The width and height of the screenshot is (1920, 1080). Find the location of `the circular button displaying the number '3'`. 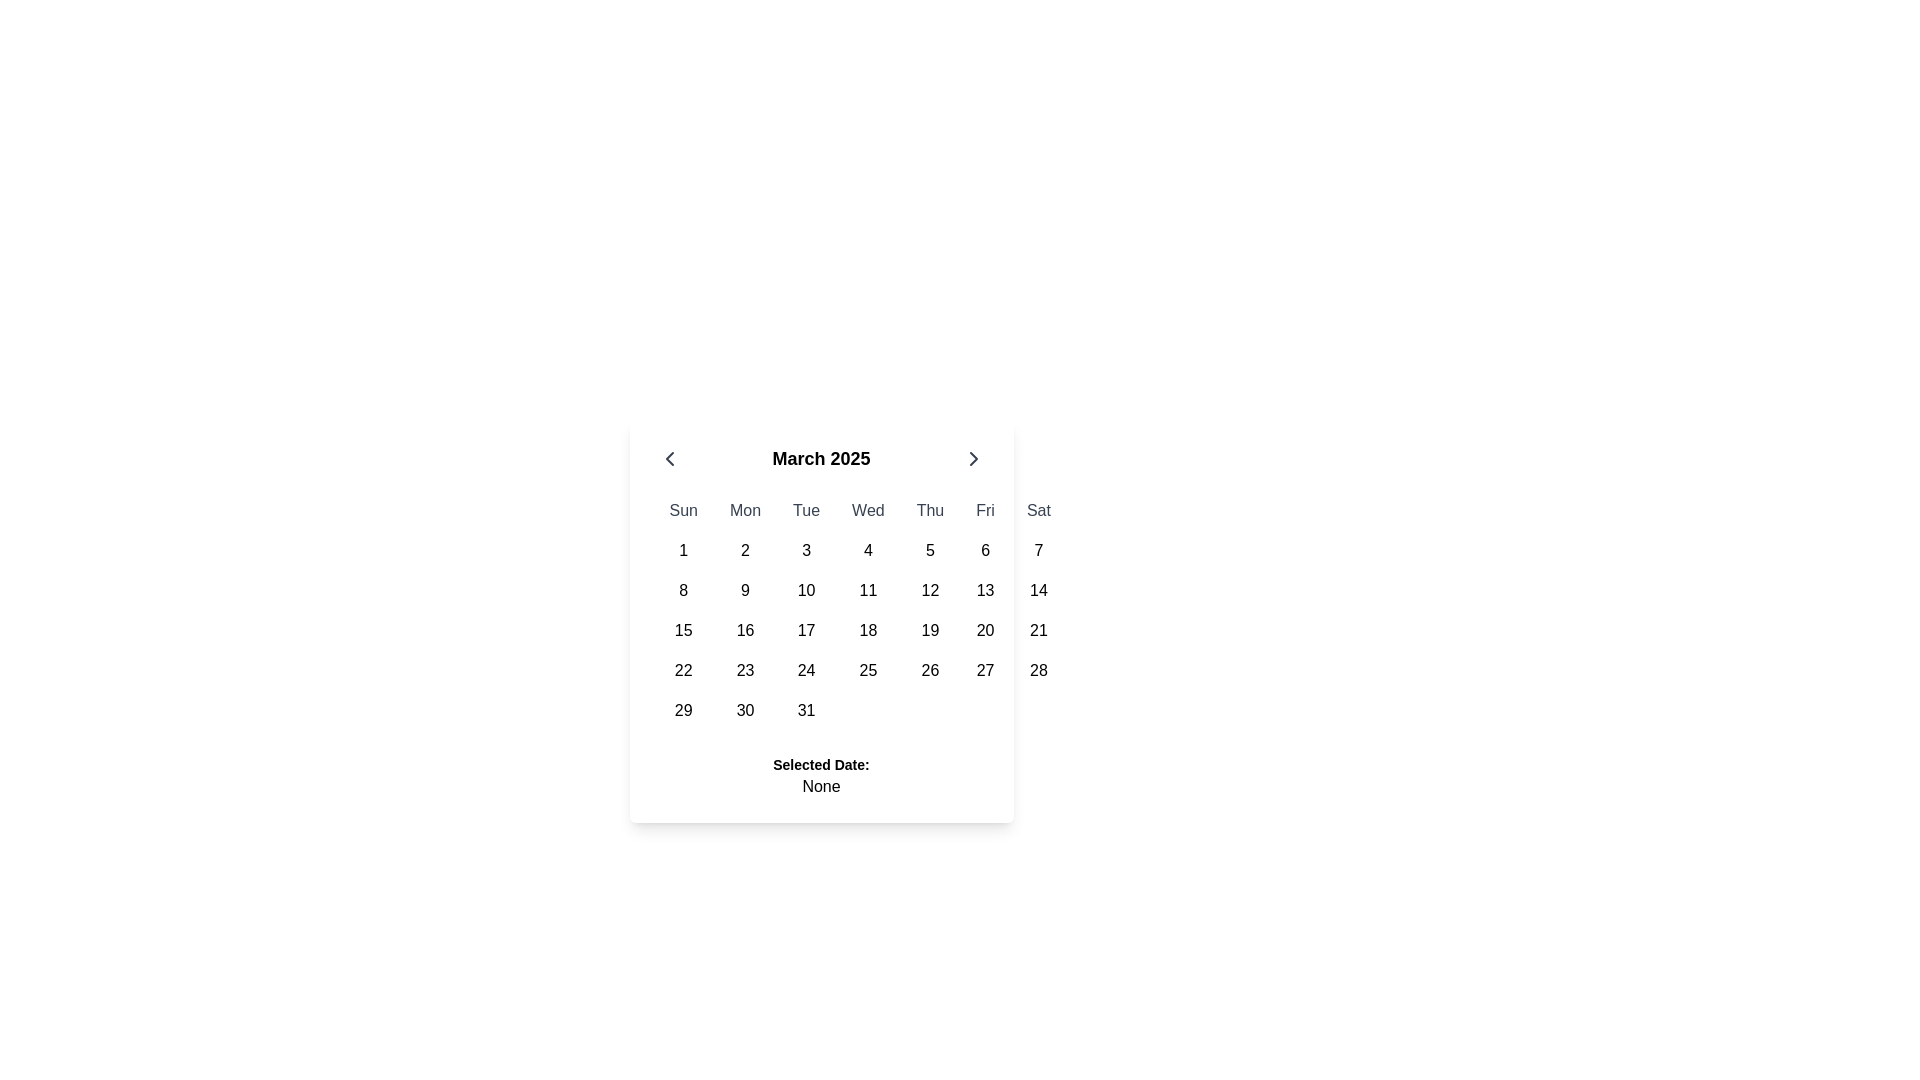

the circular button displaying the number '3' is located at coordinates (806, 551).